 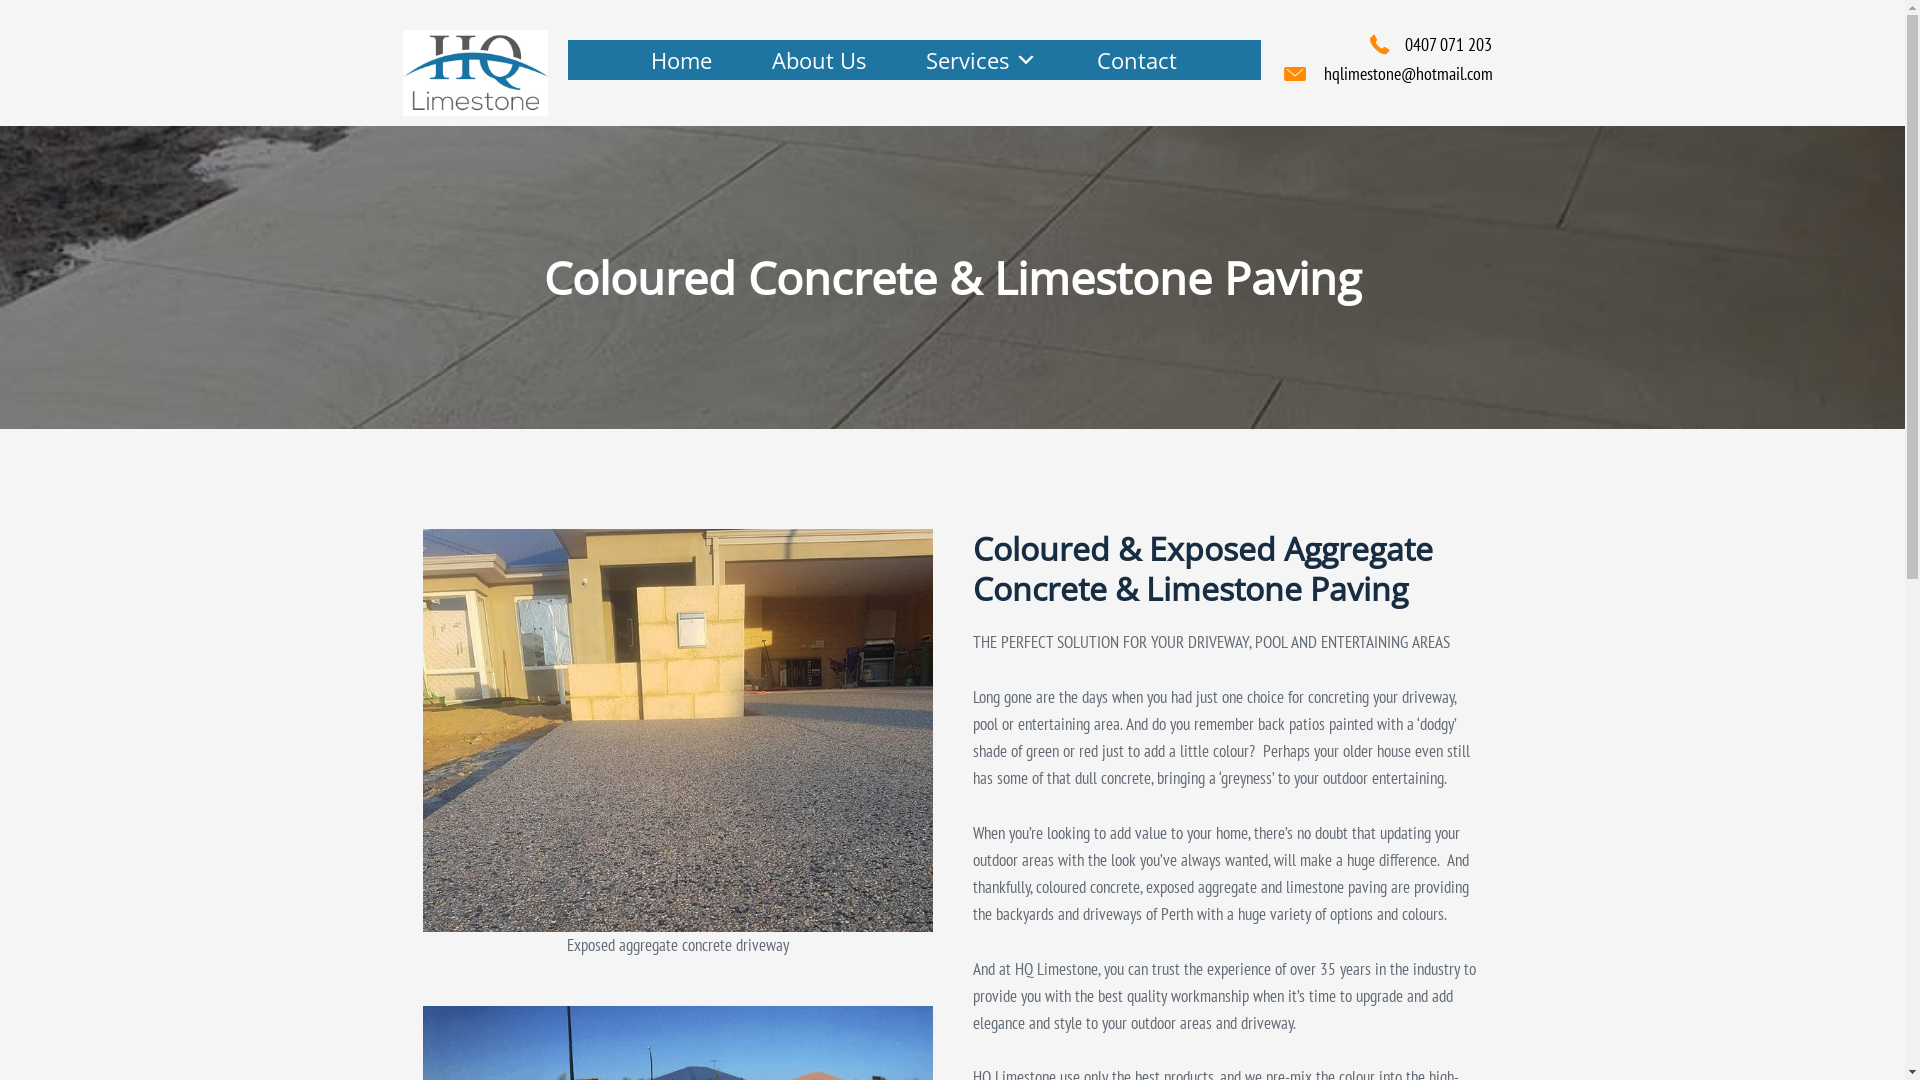 I want to click on 'Coloured Concrete & Limestone Paving', so click(x=421, y=729).